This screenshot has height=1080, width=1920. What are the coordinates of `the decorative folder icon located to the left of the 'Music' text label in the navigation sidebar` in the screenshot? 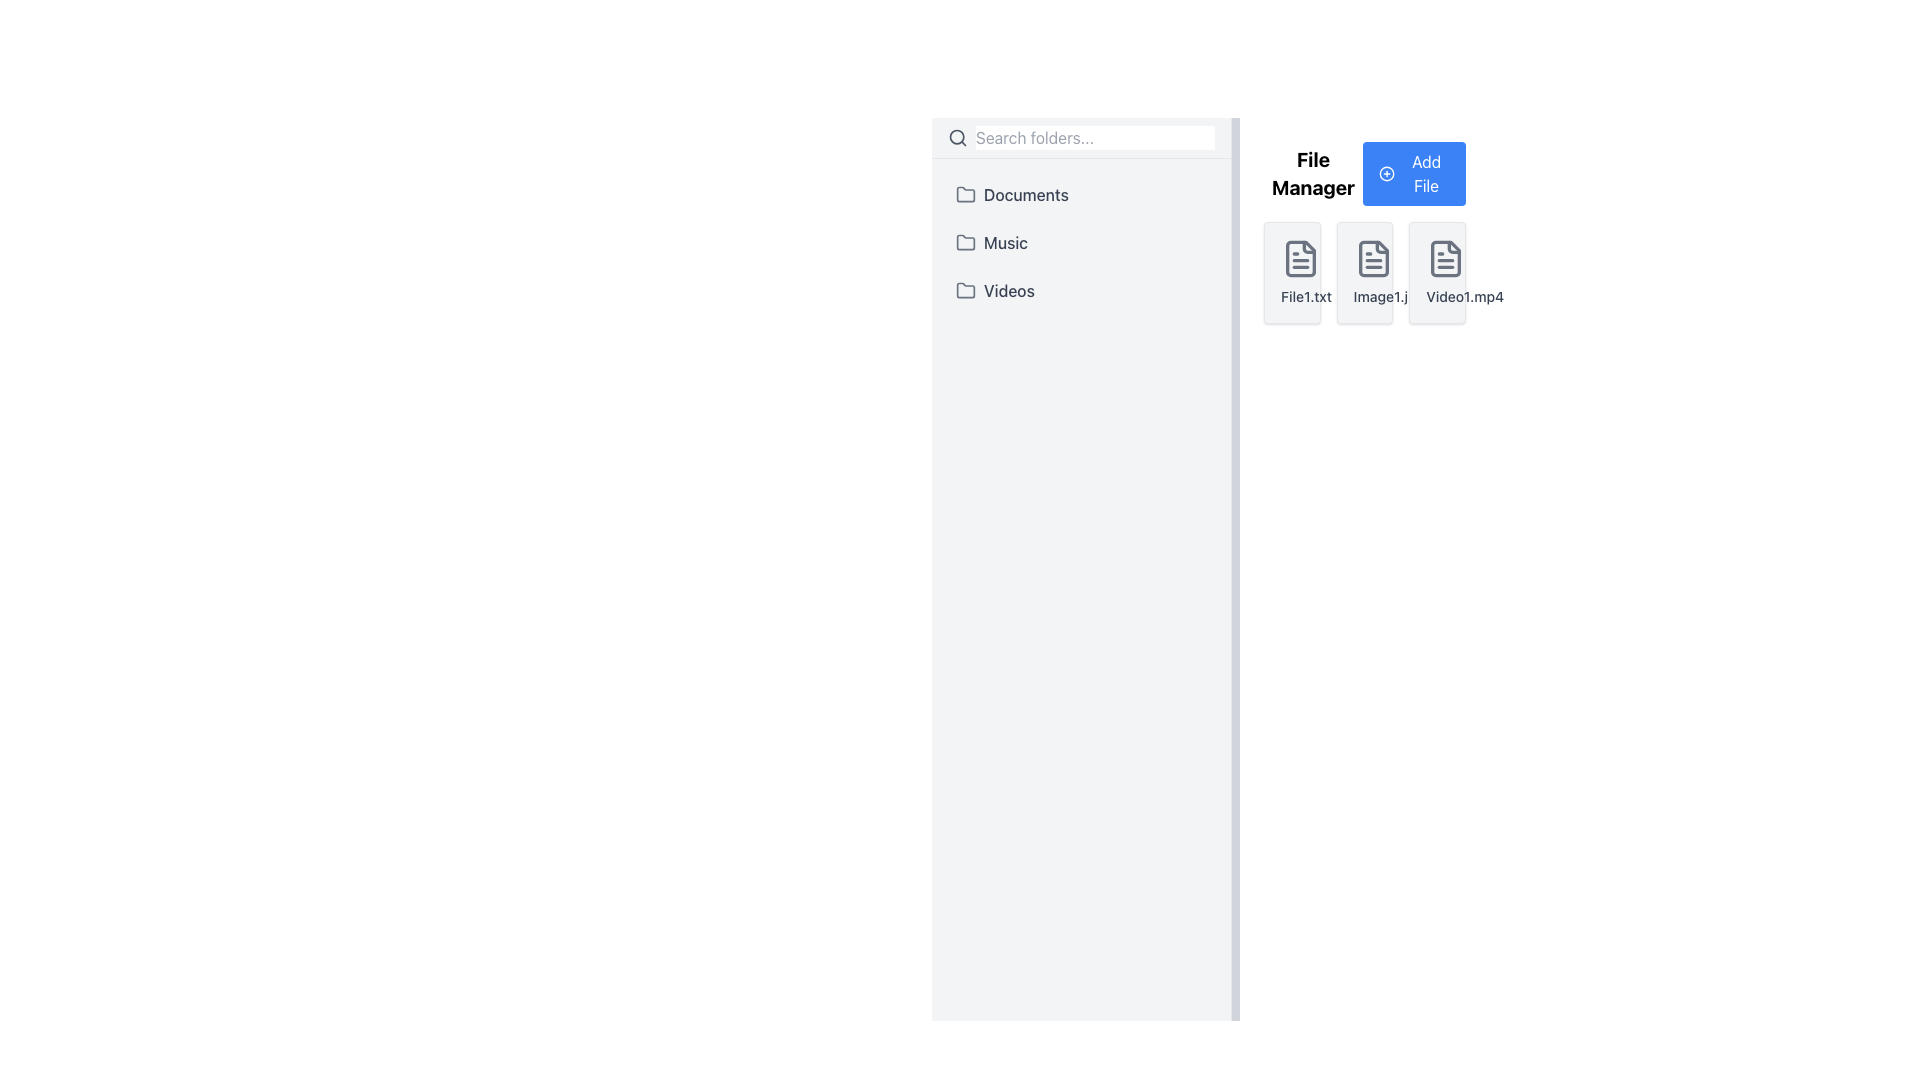 It's located at (965, 242).